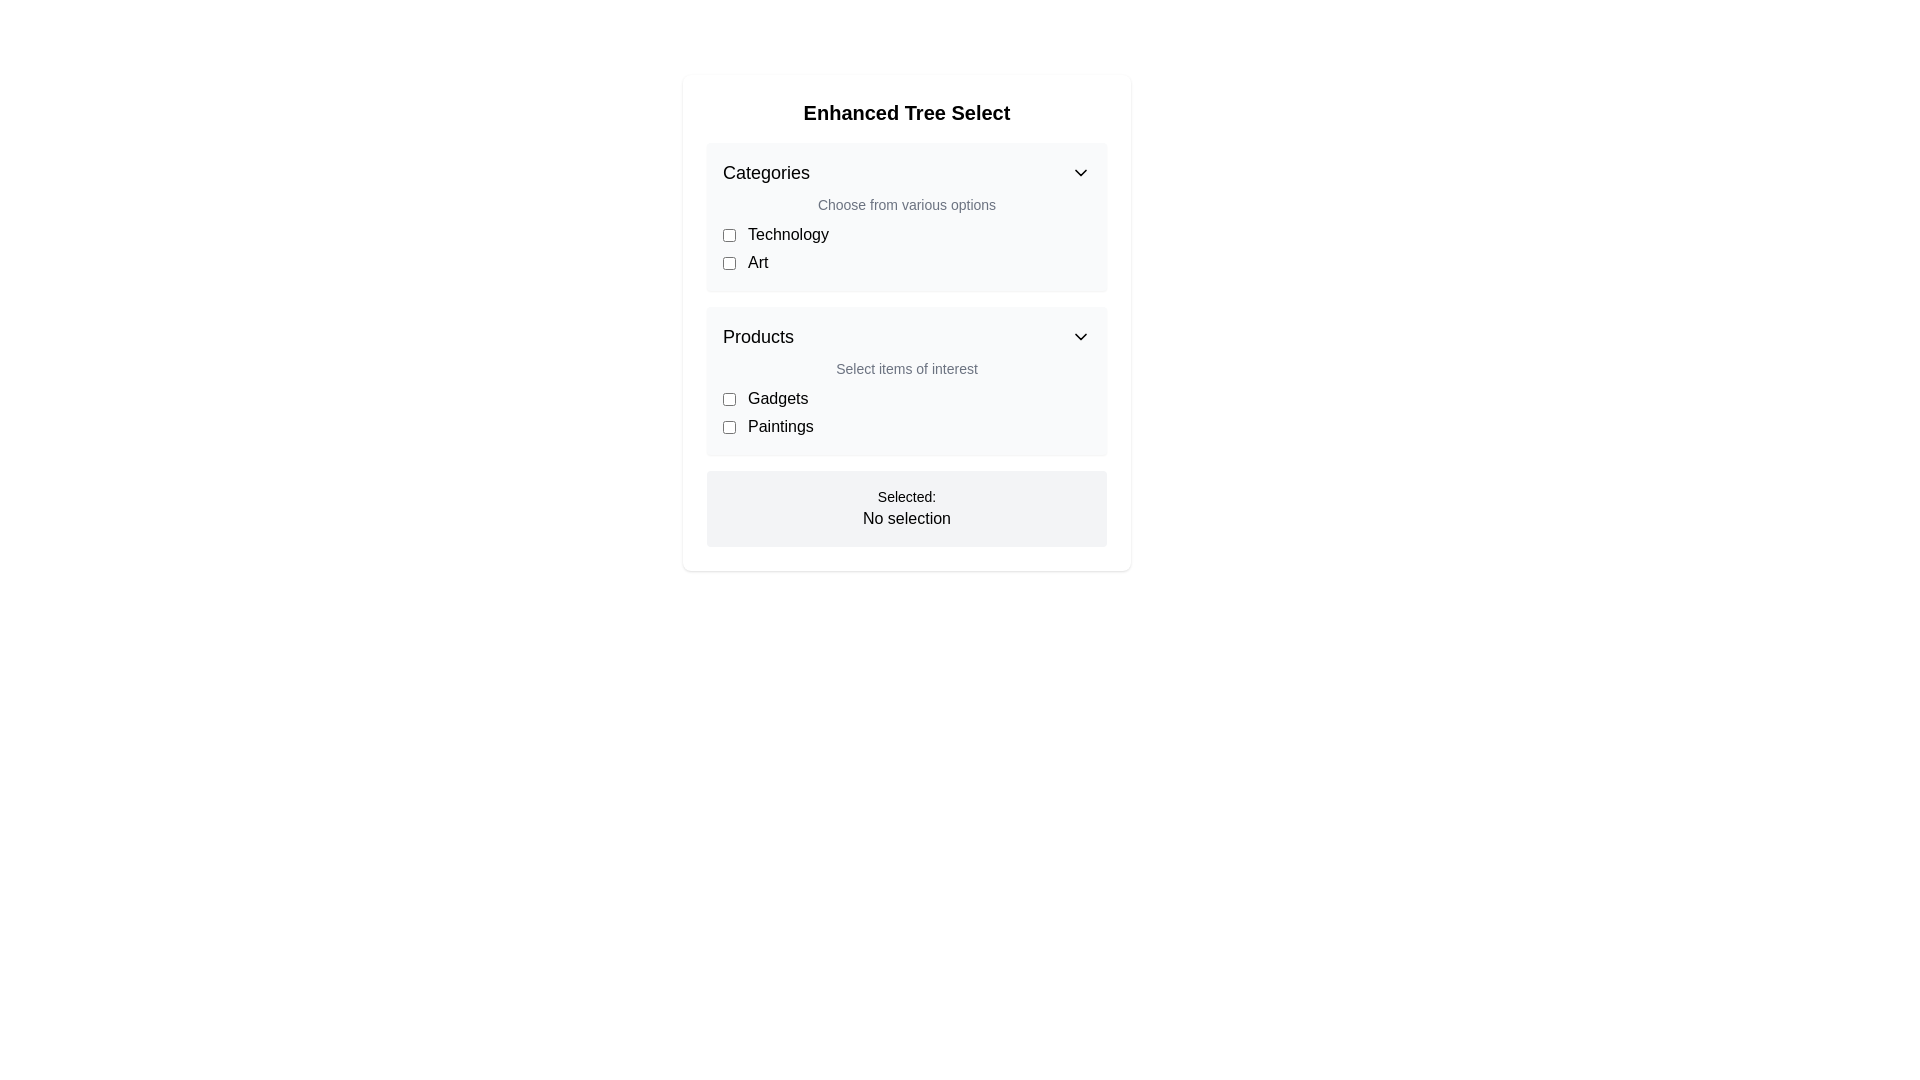  I want to click on the Chevron icon representing a dropdown toggle located to the right of the 'Categories' text, so click(1079, 172).